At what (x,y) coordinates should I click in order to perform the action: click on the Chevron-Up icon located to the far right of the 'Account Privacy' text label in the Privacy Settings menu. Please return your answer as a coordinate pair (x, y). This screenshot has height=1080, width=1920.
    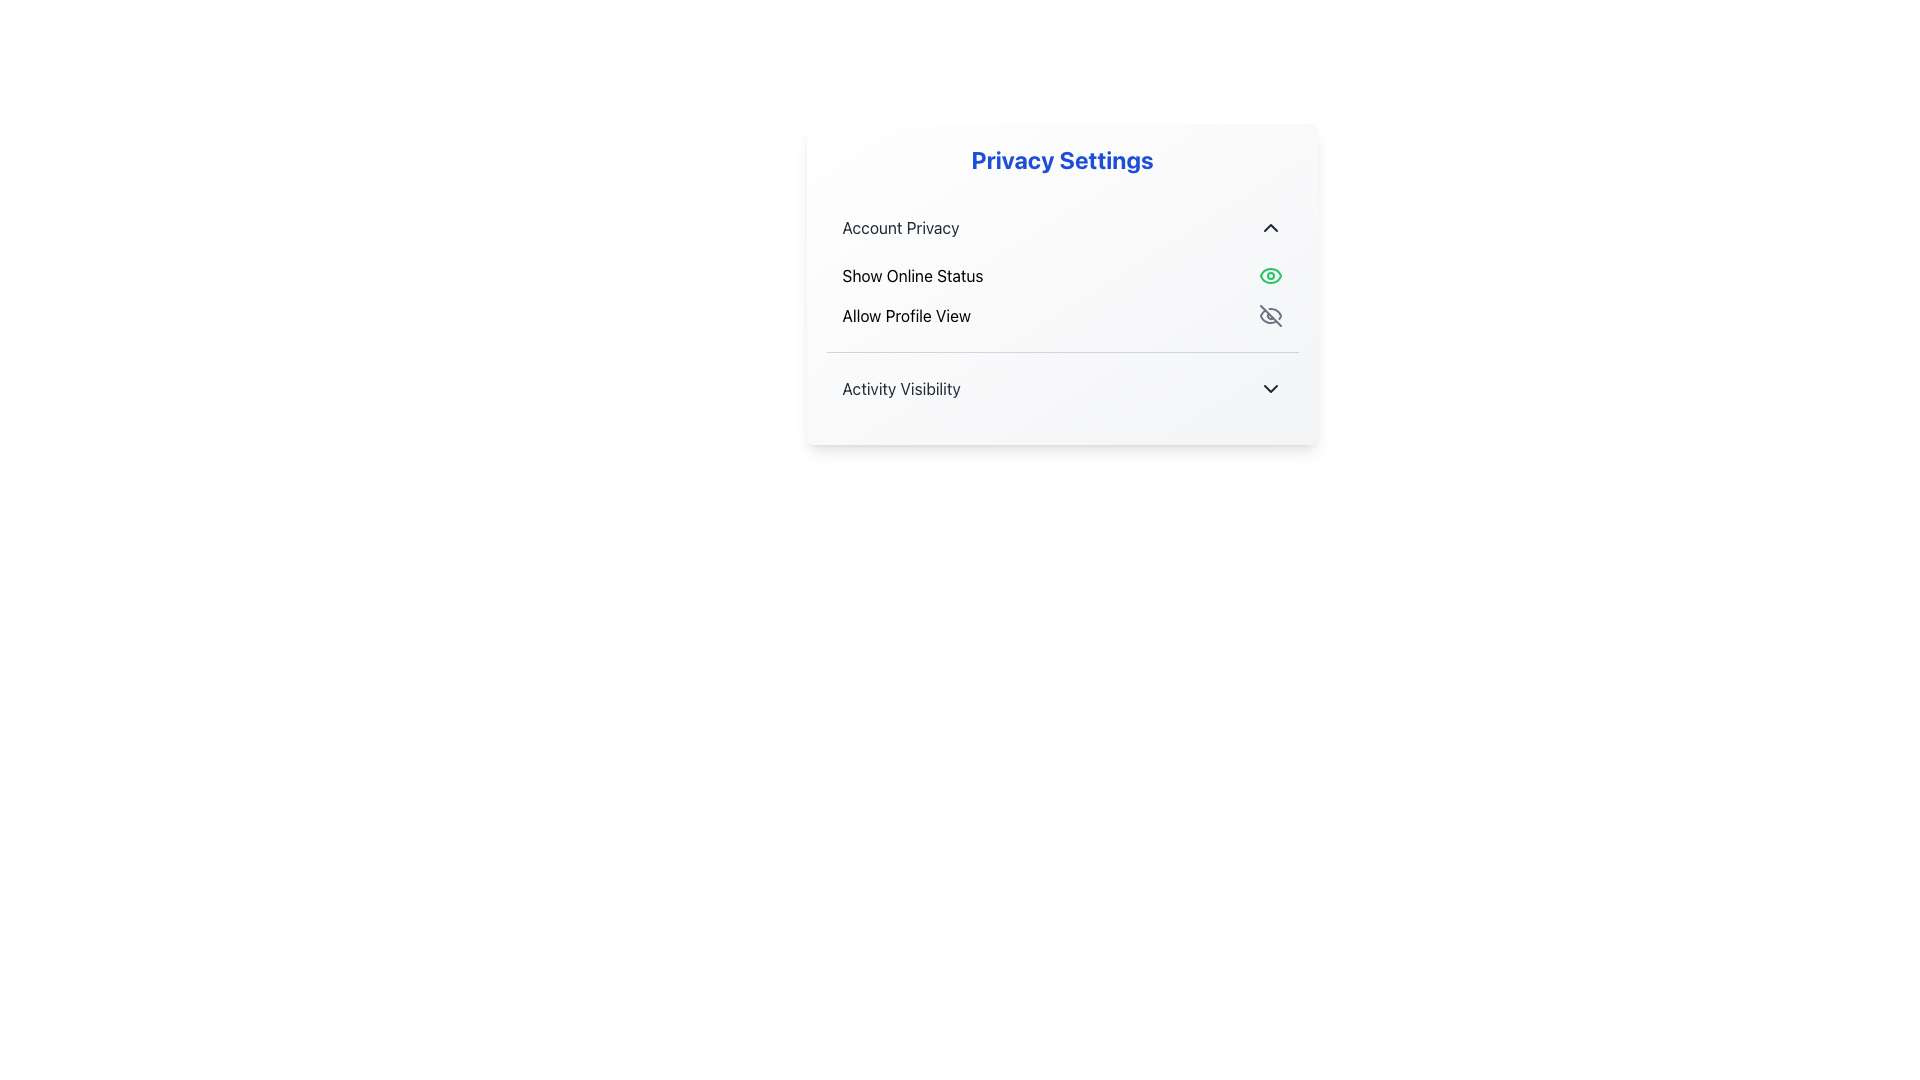
    Looking at the image, I should click on (1269, 226).